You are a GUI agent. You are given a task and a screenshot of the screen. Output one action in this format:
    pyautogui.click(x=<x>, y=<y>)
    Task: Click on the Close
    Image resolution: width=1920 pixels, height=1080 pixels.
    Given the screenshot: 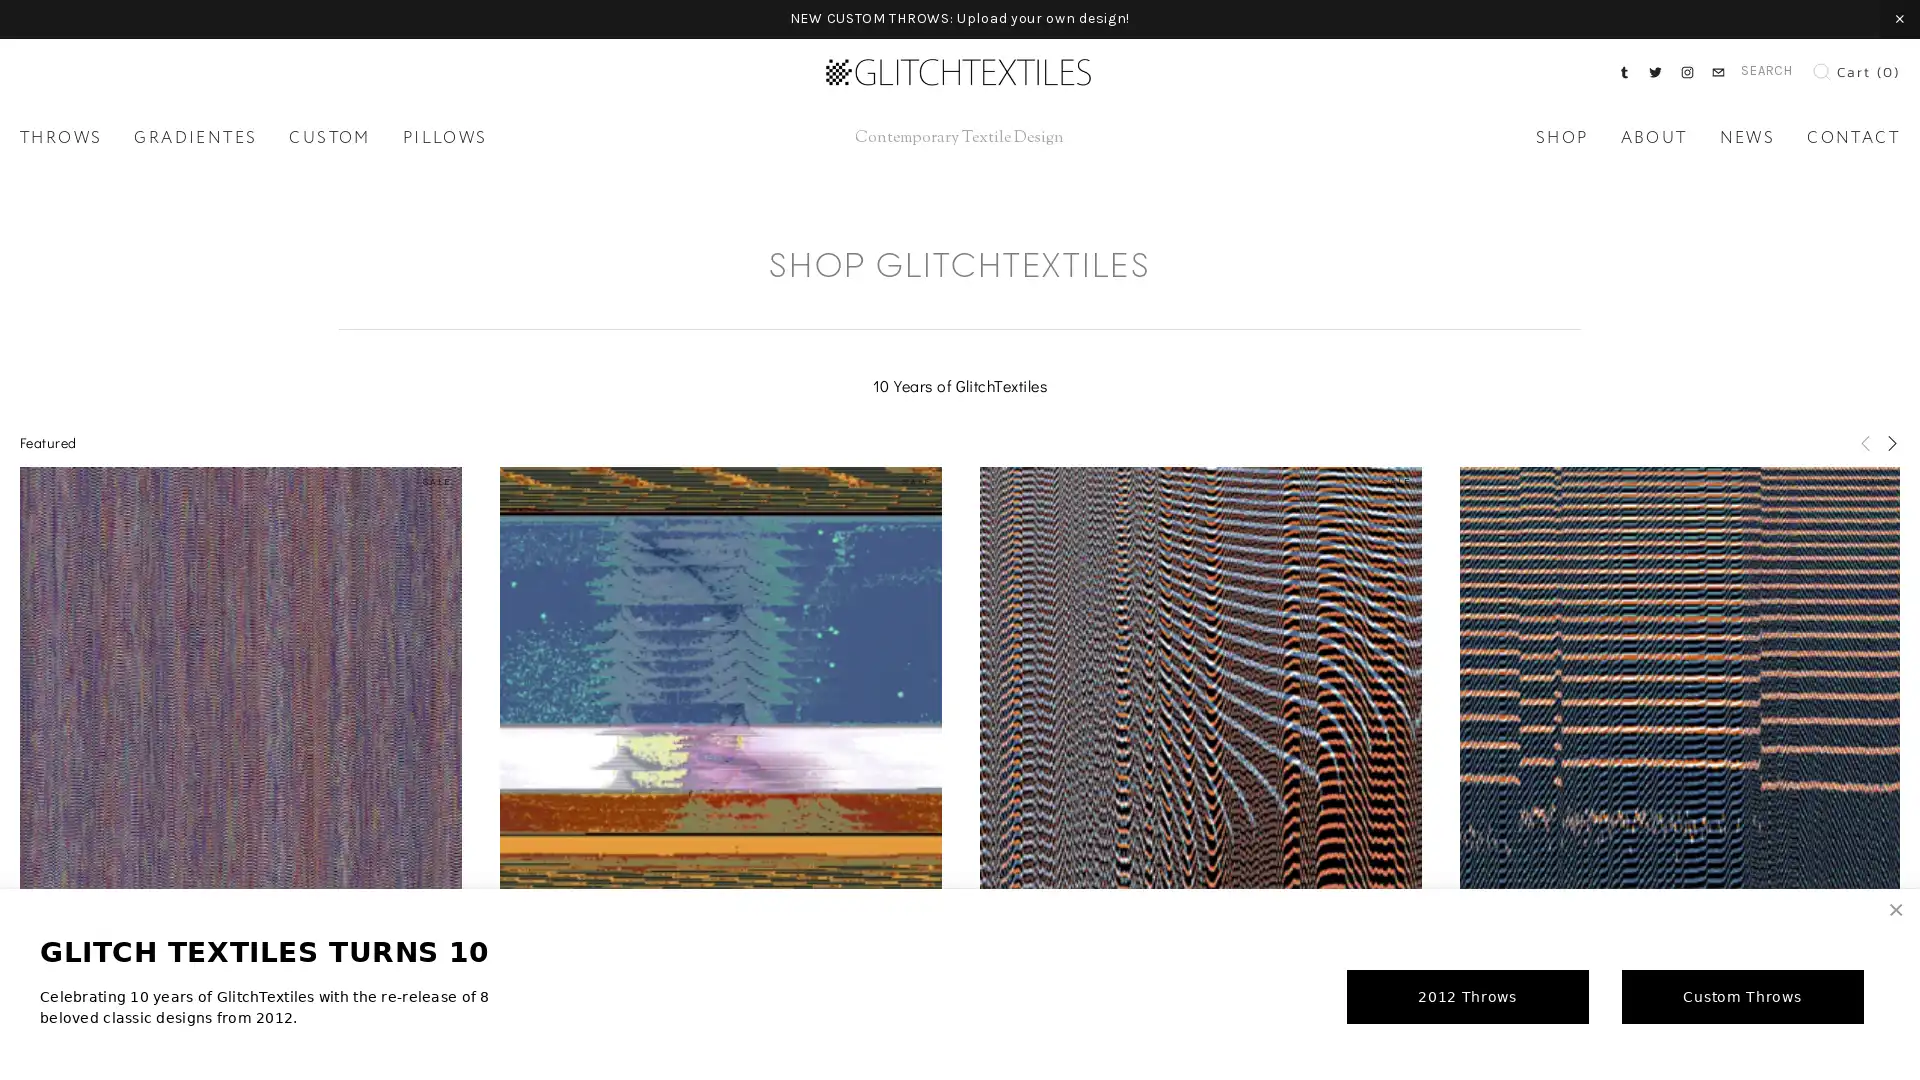 What is the action you would take?
    pyautogui.click(x=1895, y=910)
    